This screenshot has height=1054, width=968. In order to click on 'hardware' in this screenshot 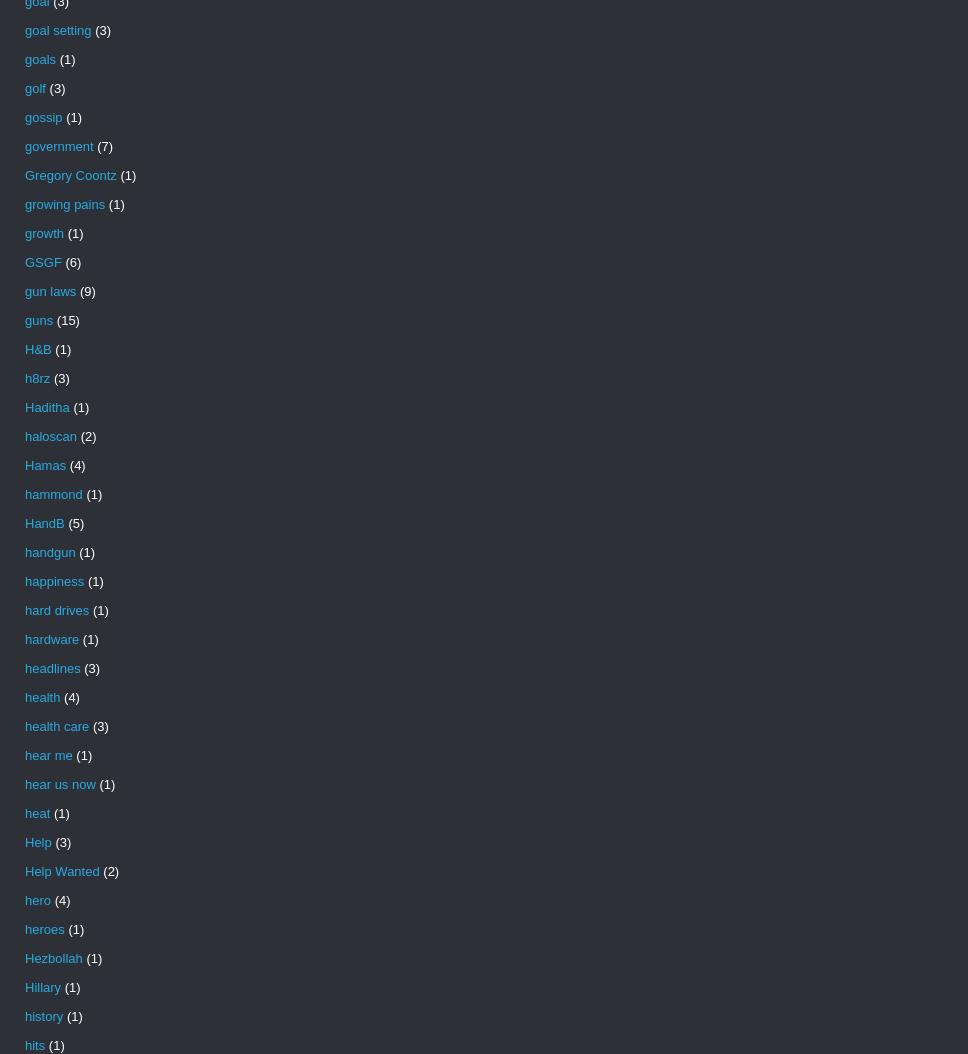, I will do `click(24, 639)`.